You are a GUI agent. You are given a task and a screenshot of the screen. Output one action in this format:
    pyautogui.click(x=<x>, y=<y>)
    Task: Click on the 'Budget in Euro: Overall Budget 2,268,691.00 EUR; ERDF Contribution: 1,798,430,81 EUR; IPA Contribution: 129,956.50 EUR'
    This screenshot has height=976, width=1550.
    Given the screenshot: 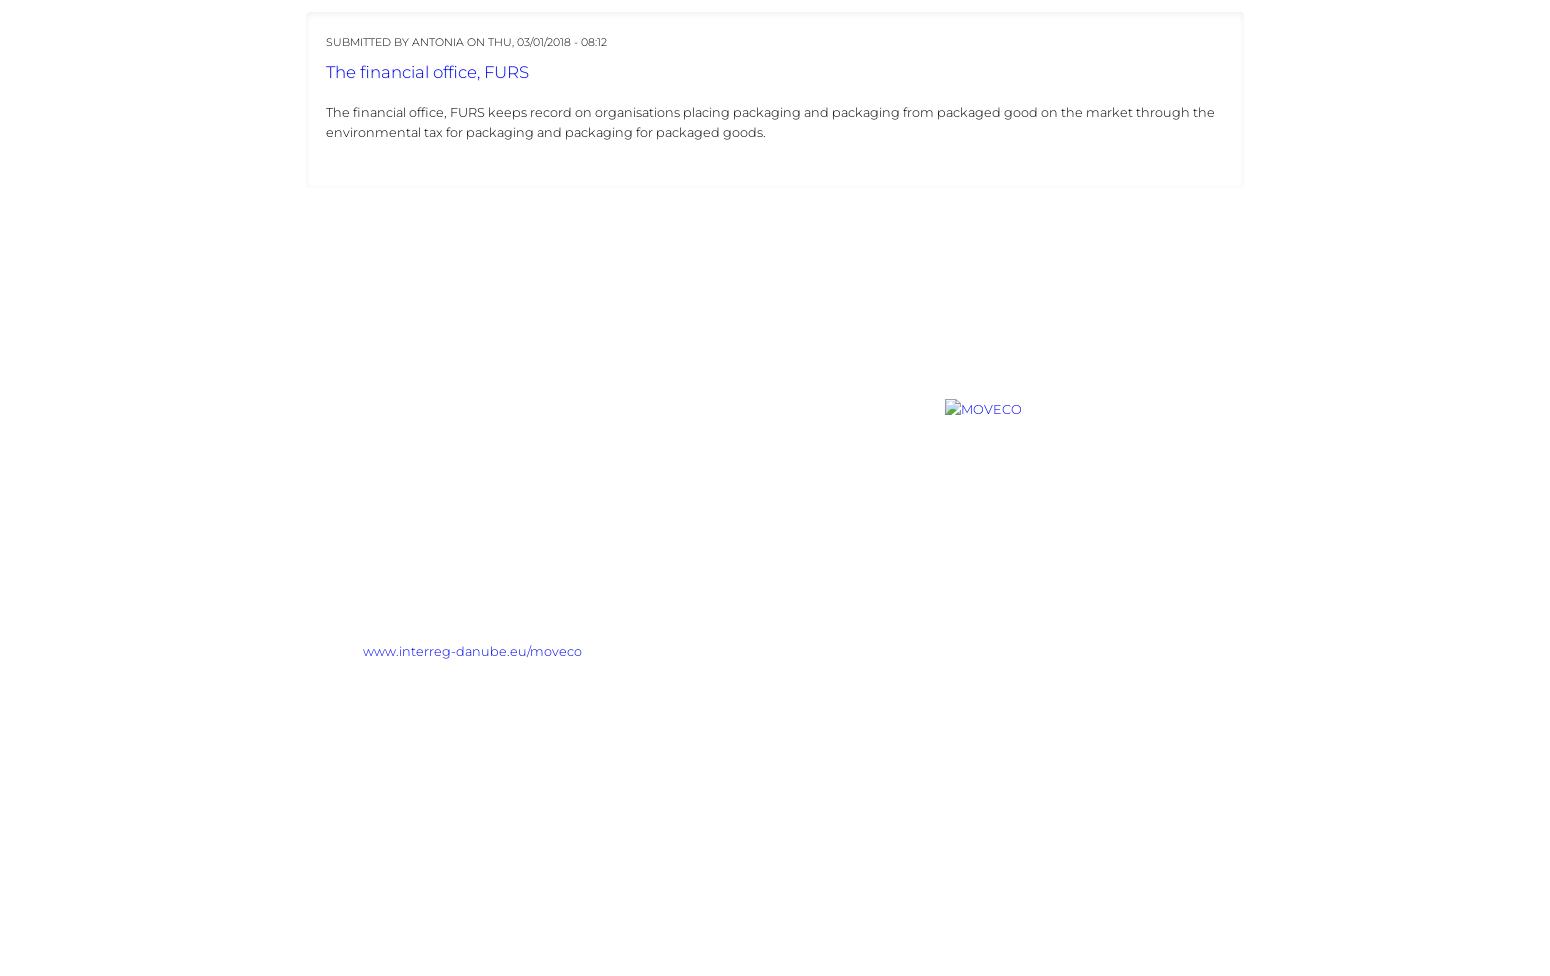 What is the action you would take?
    pyautogui.click(x=305, y=845)
    